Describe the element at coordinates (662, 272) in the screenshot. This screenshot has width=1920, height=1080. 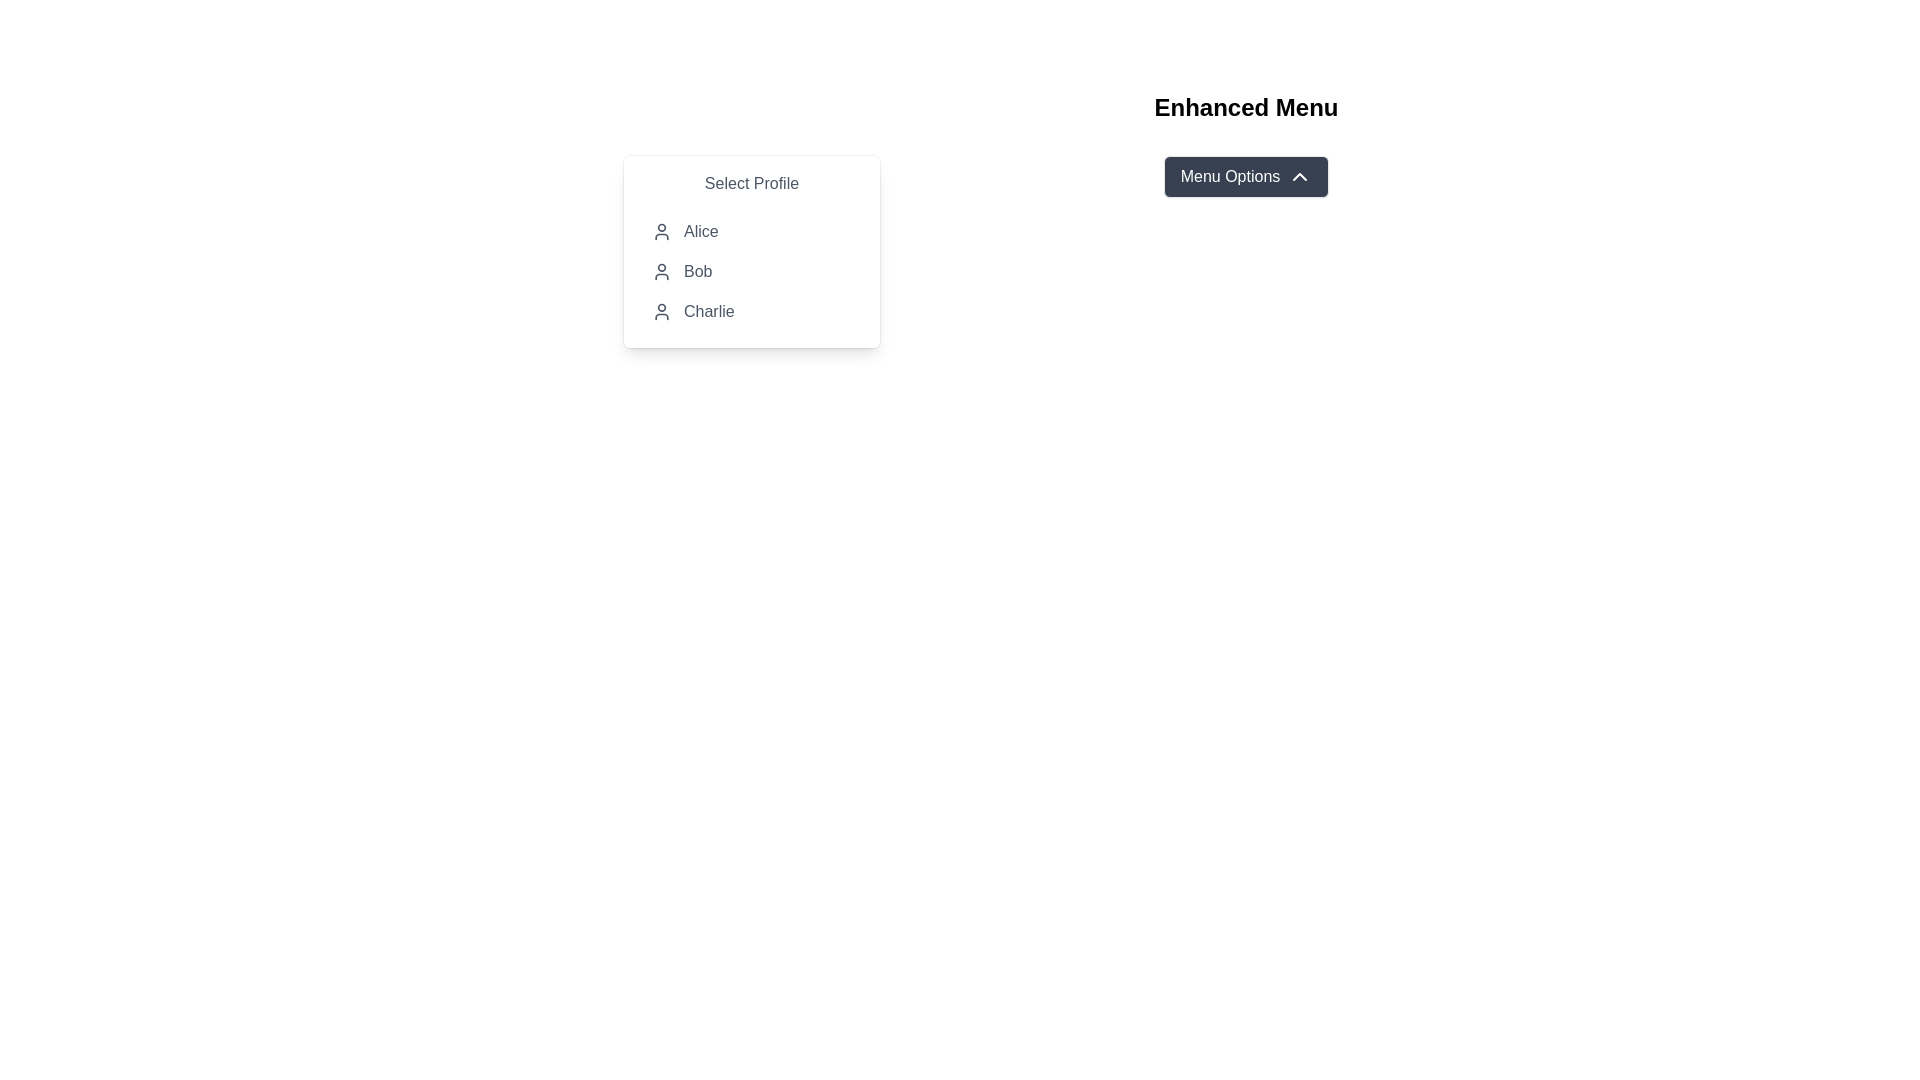
I see `the user profile icon representing 'Bob' located in the 'Select Profile' menu, positioned to the left of the text 'Bob'` at that location.